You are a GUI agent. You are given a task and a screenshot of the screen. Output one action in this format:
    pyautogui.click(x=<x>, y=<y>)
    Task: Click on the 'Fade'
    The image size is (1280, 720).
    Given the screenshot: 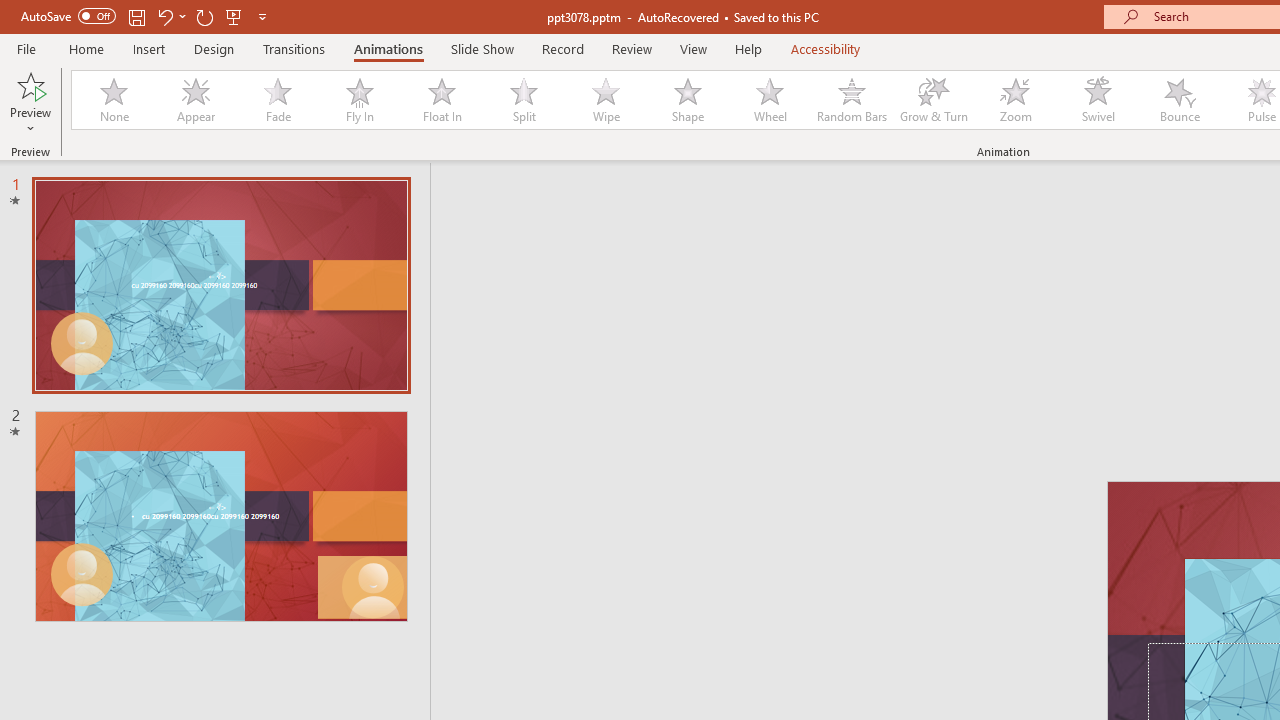 What is the action you would take?
    pyautogui.click(x=276, y=100)
    